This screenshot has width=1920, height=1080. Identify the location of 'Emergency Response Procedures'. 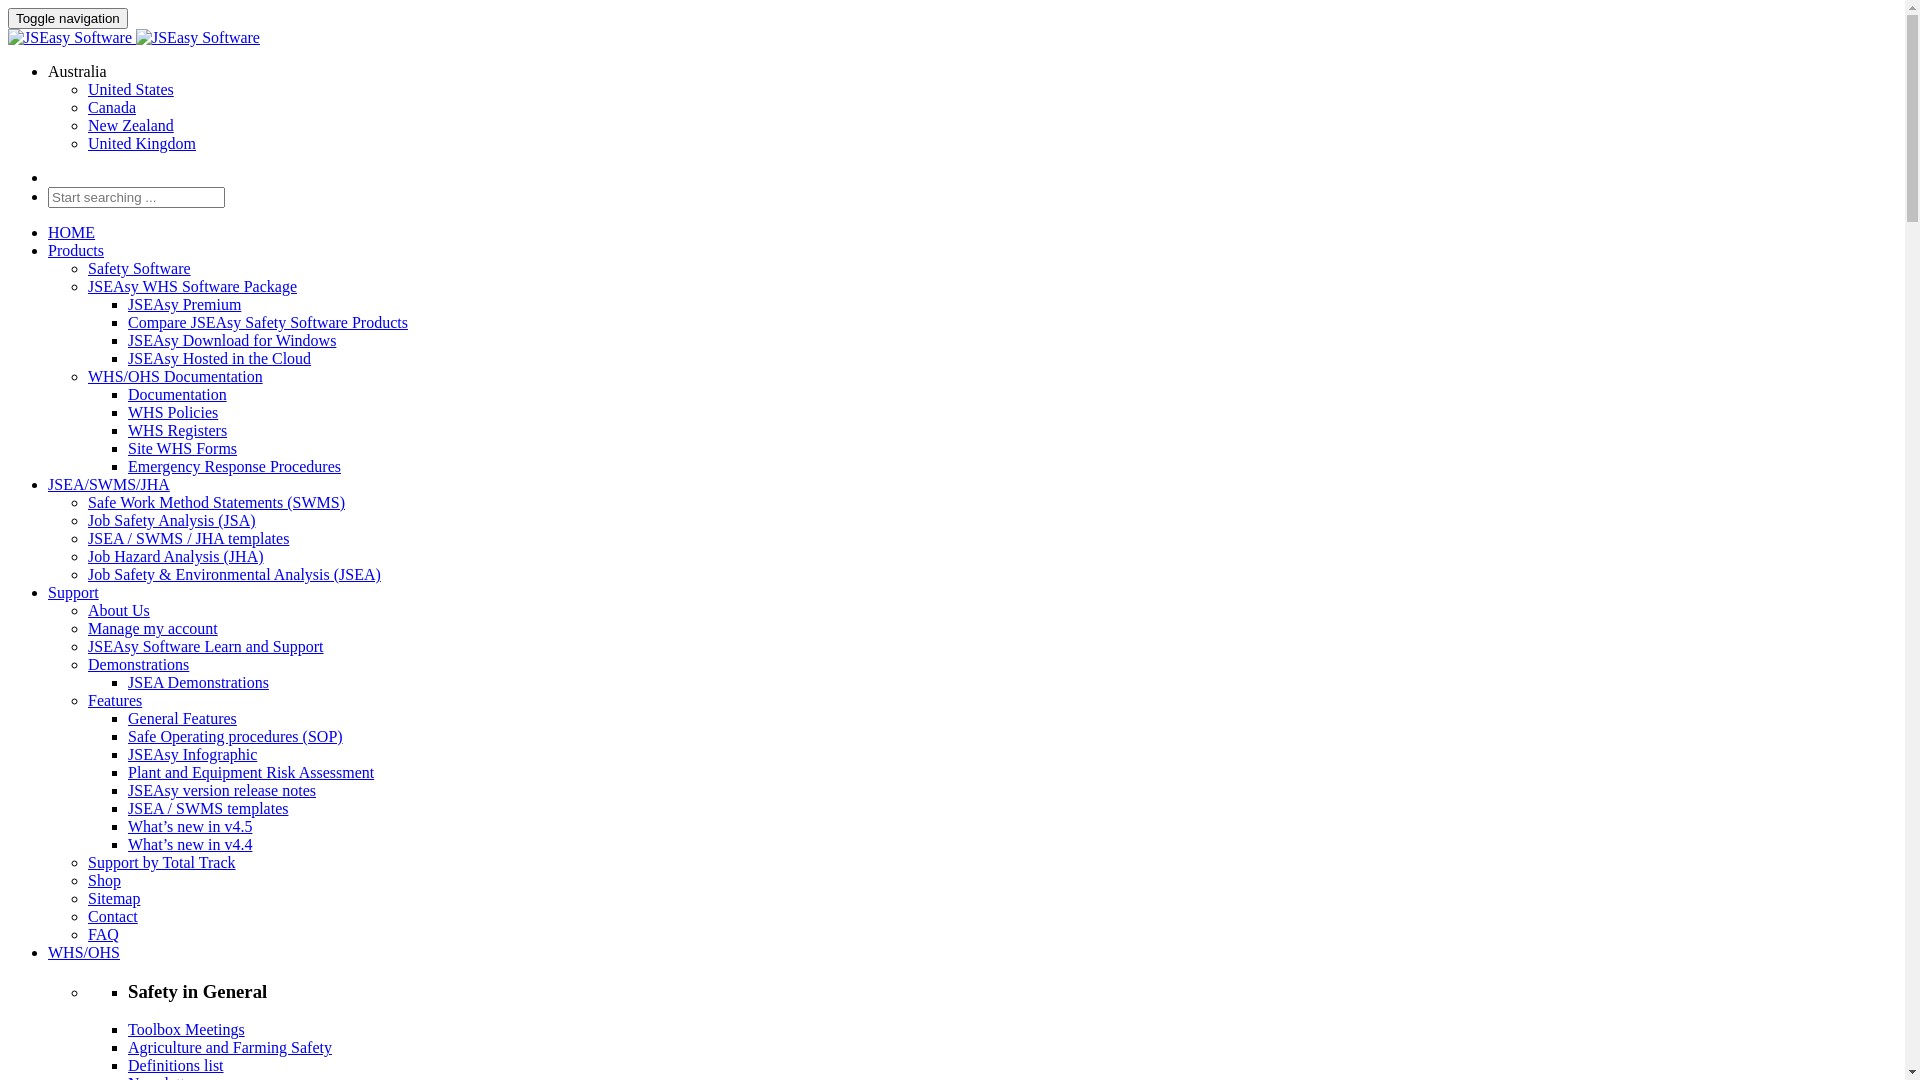
(127, 466).